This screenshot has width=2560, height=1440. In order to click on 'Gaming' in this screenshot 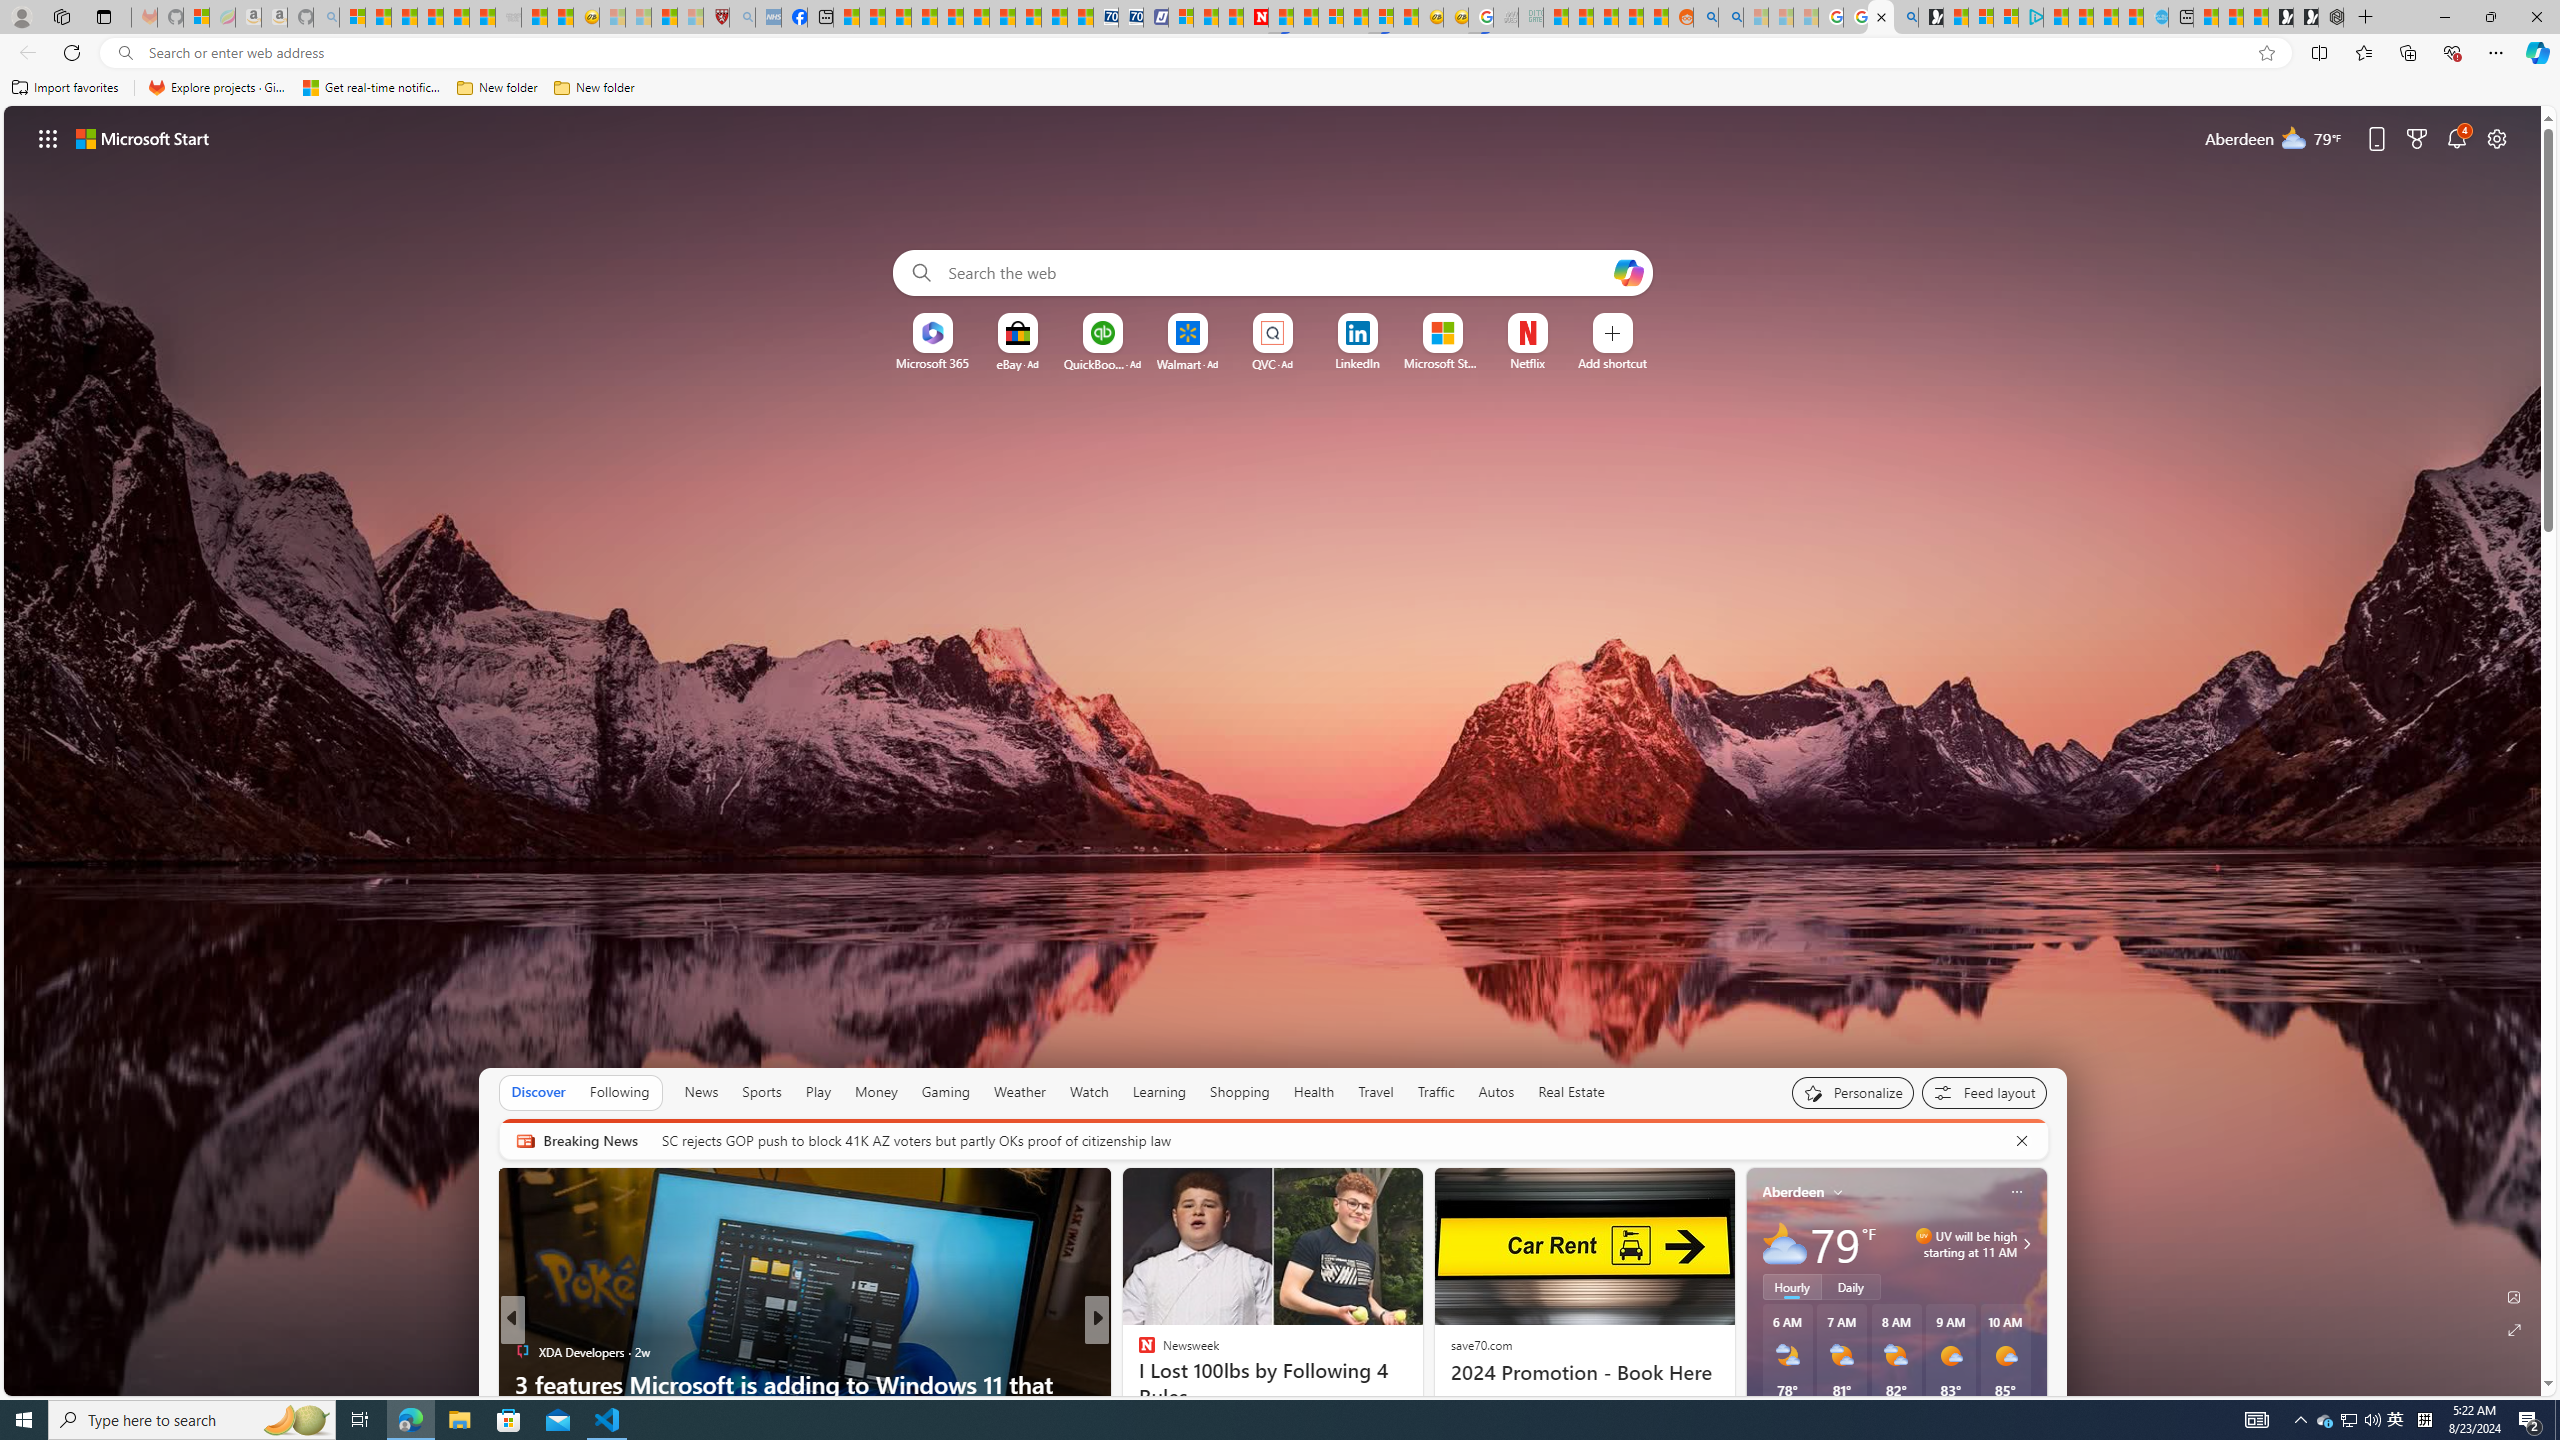, I will do `click(945, 1091)`.